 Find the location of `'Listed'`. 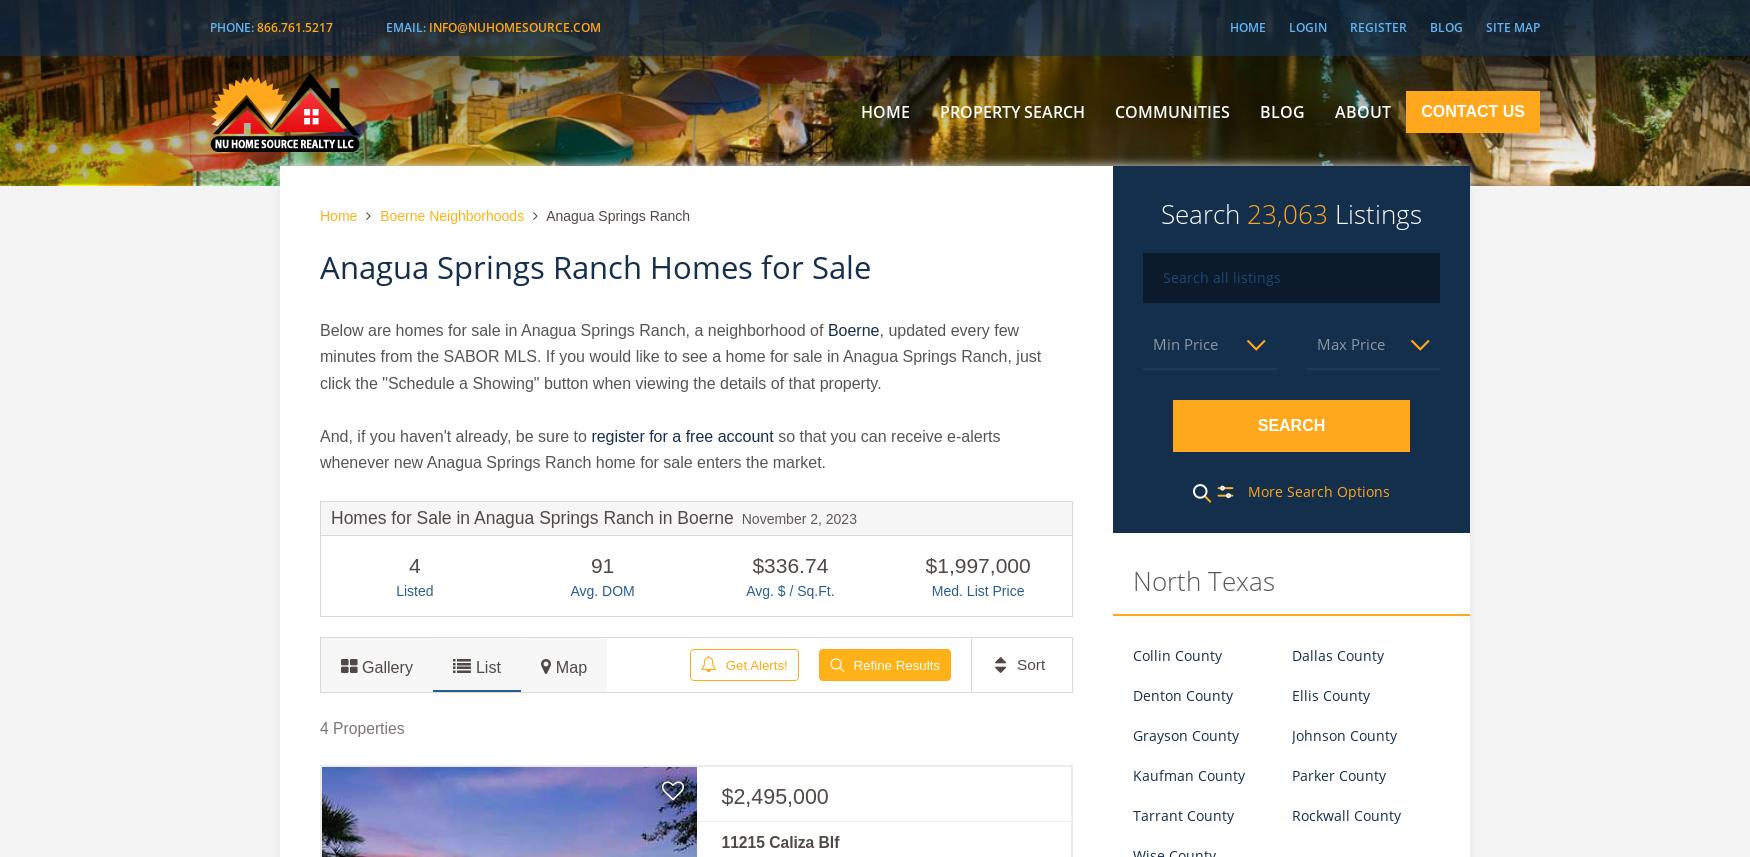

'Listed' is located at coordinates (413, 589).